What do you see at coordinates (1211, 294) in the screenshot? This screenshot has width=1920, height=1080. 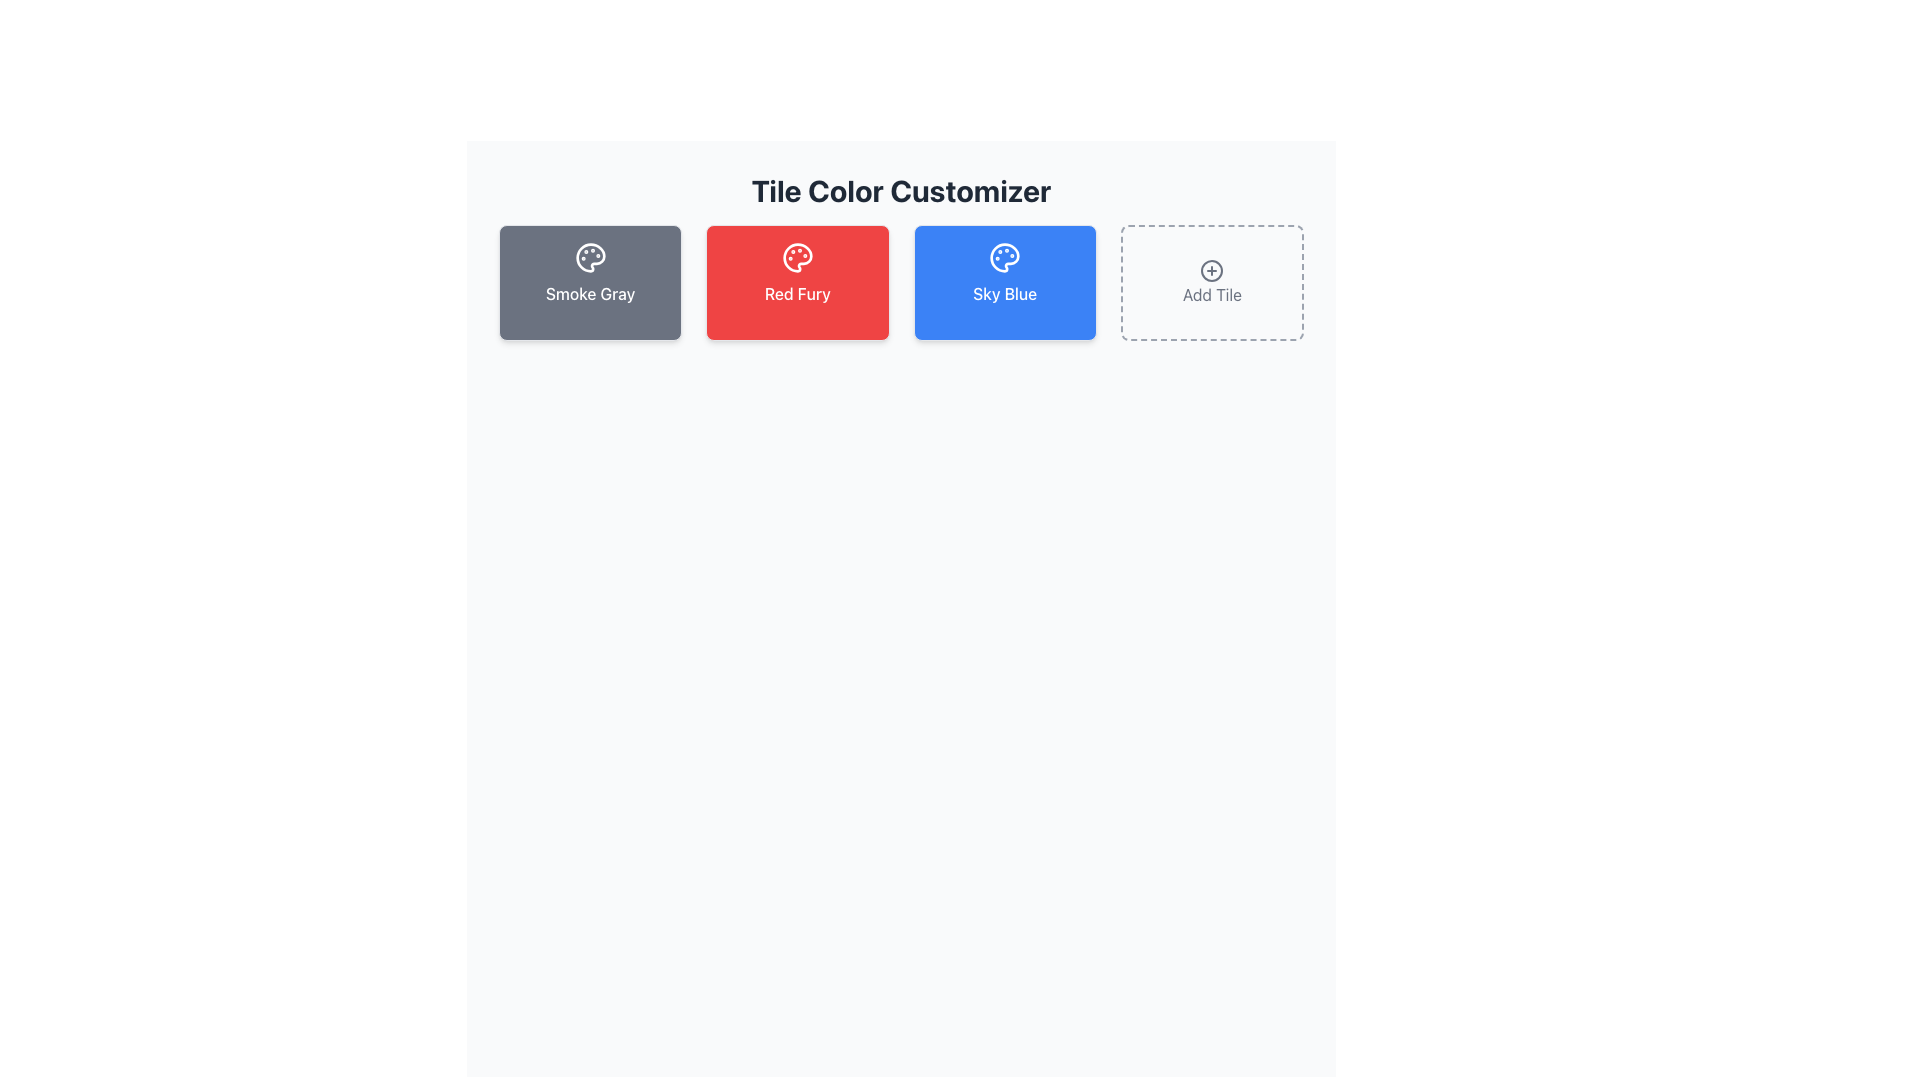 I see `the 'Add Tile' text label located within the light gray dashed rectangular box, which is the fourth in a horizontal row of tiles on the far right` at bounding box center [1211, 294].